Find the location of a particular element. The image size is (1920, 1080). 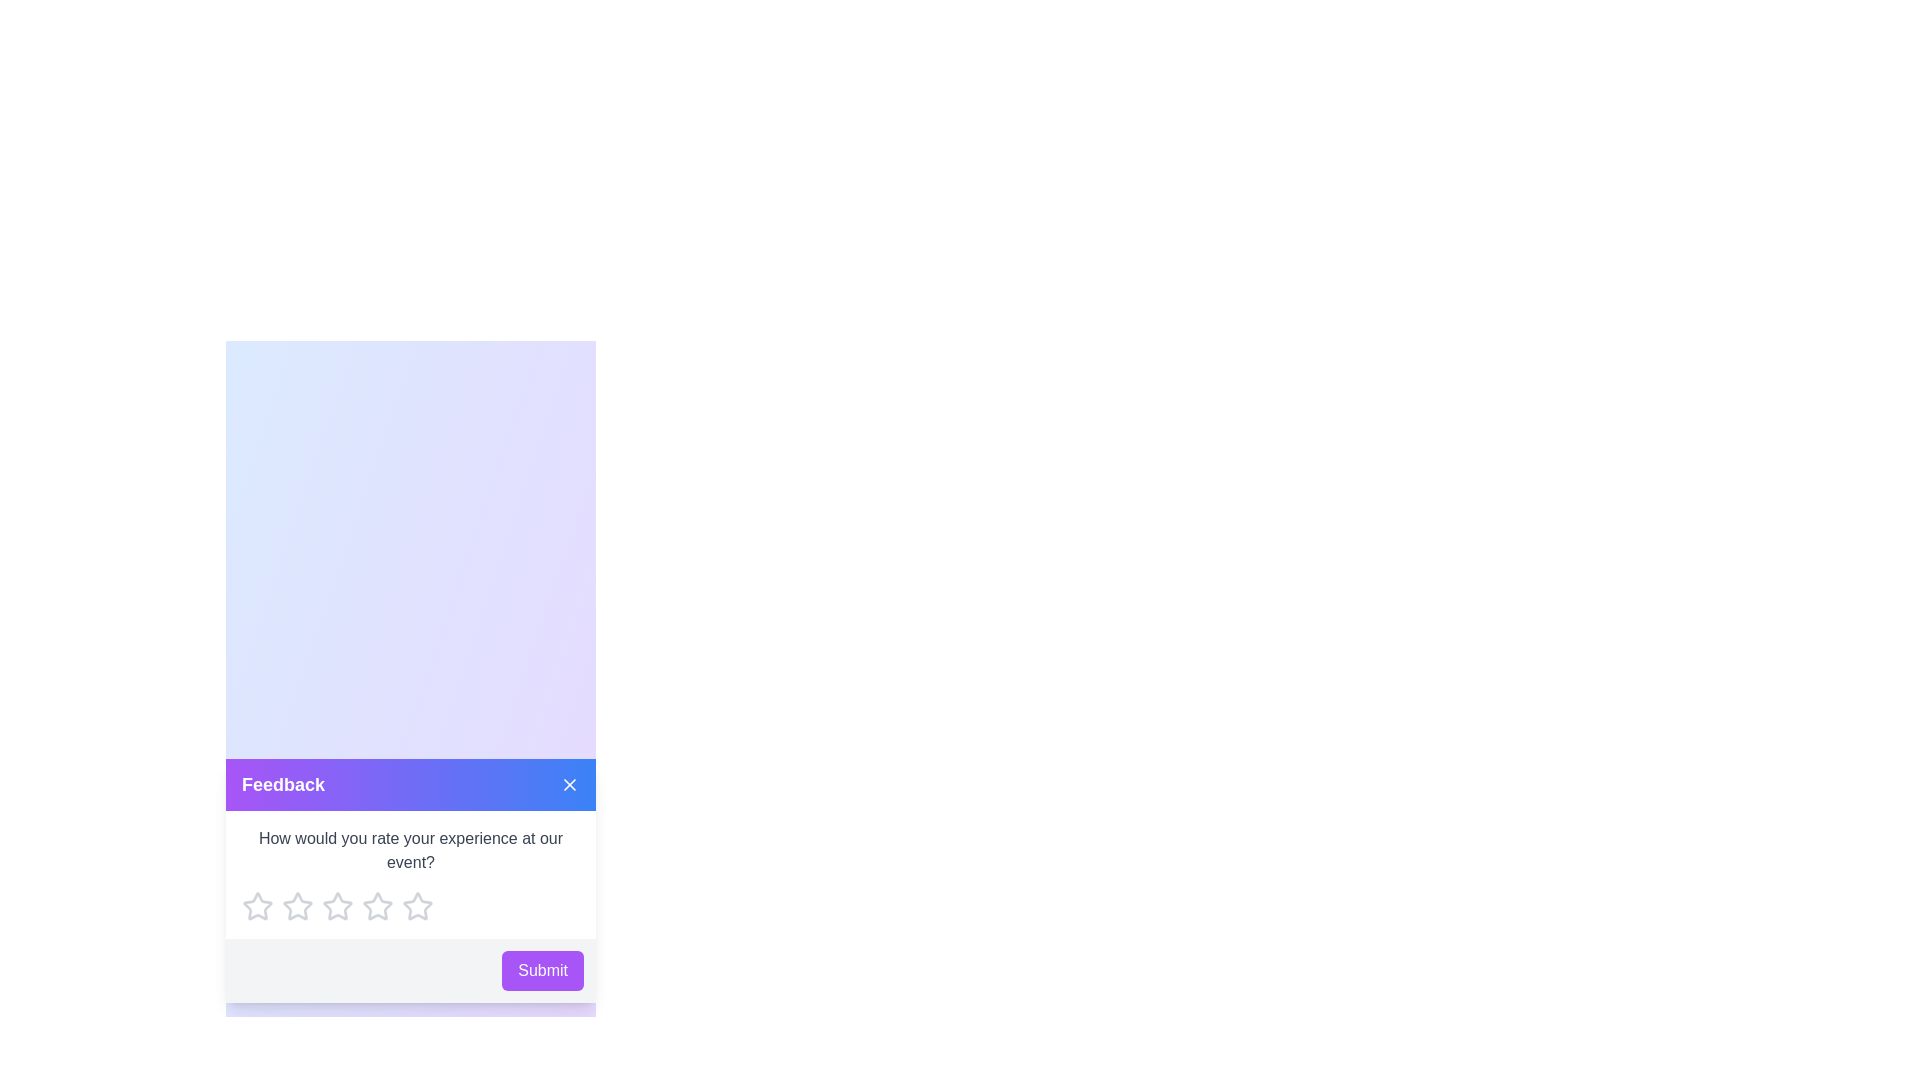

the third star in the horizontal row of five star rating icons is located at coordinates (296, 906).